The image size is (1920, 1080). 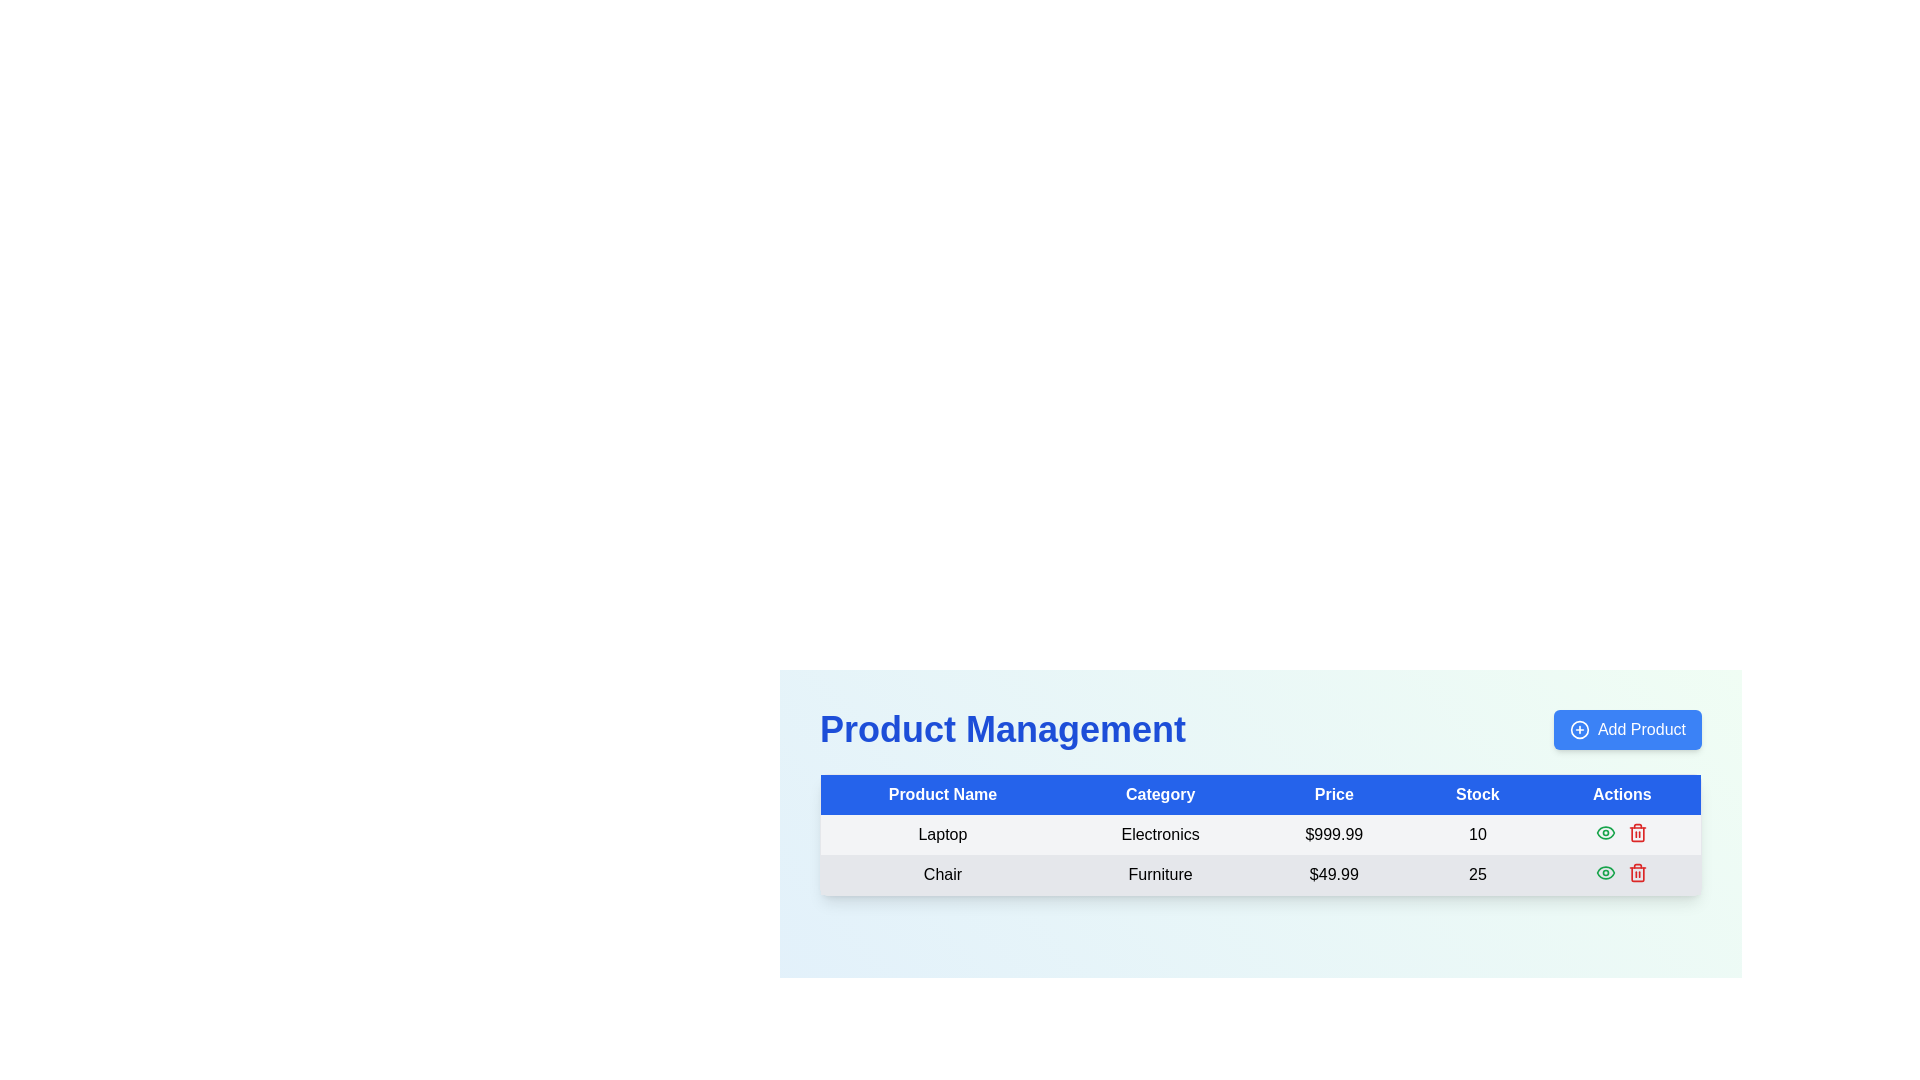 I want to click on the header label for the 'Stock' column in the table, which is the fourth column from the left, positioned towards the center-right of the table, so click(x=1477, y=793).